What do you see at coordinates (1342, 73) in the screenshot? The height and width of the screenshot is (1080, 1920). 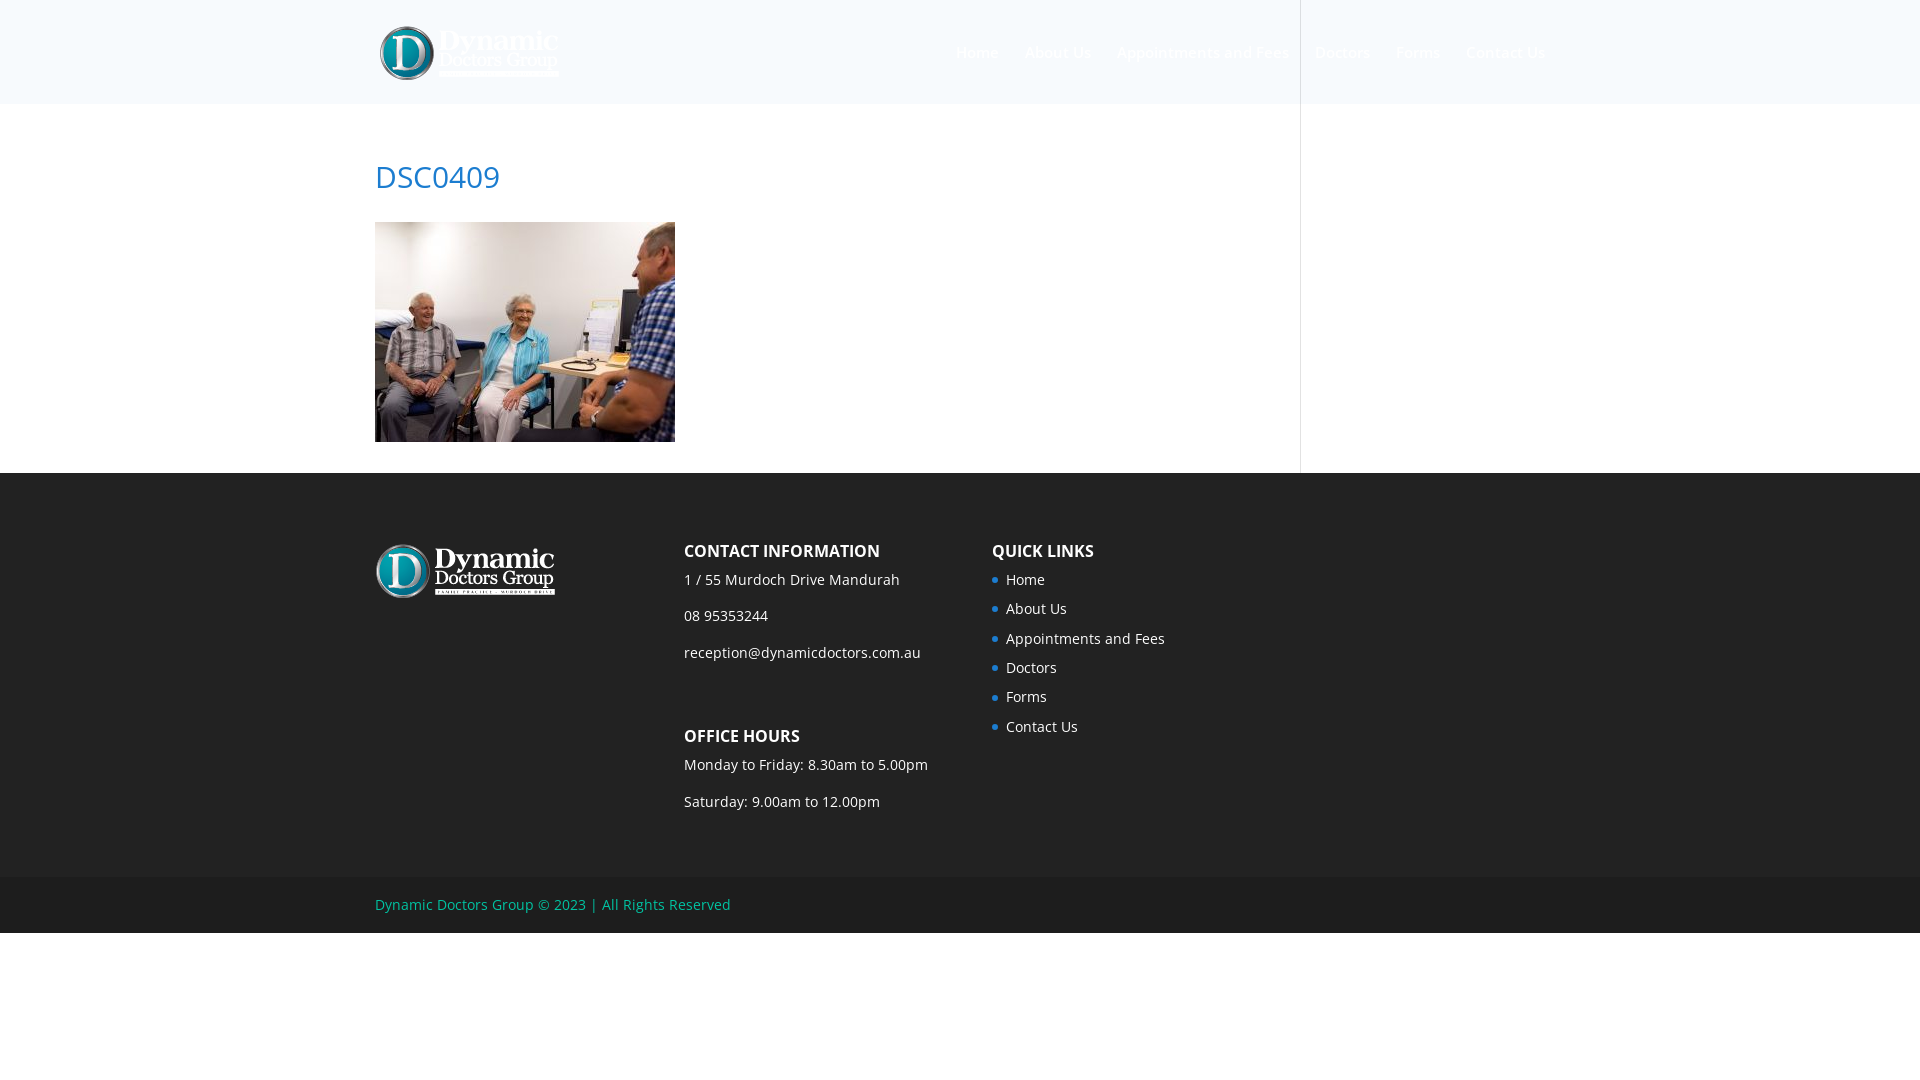 I see `'Doctors'` at bounding box center [1342, 73].